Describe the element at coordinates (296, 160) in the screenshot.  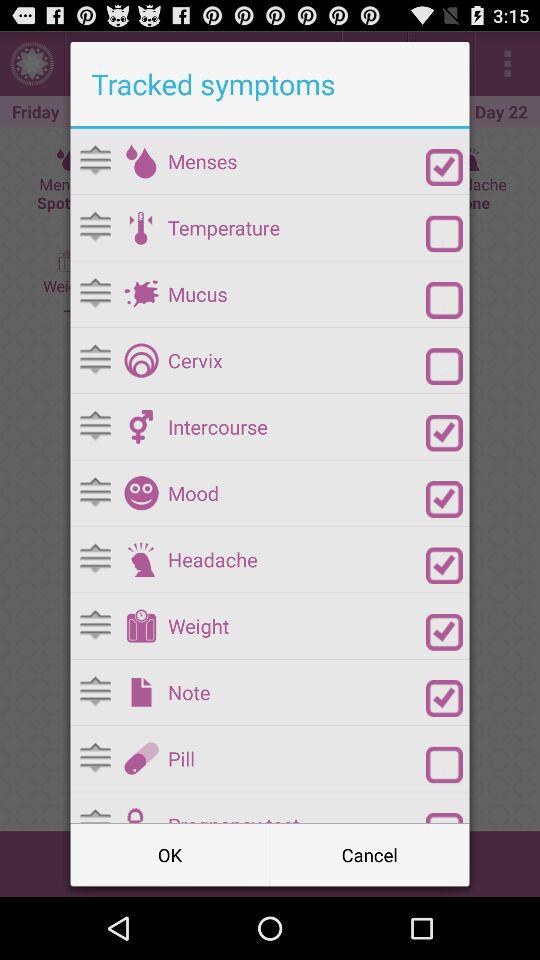
I see `menses icon` at that location.